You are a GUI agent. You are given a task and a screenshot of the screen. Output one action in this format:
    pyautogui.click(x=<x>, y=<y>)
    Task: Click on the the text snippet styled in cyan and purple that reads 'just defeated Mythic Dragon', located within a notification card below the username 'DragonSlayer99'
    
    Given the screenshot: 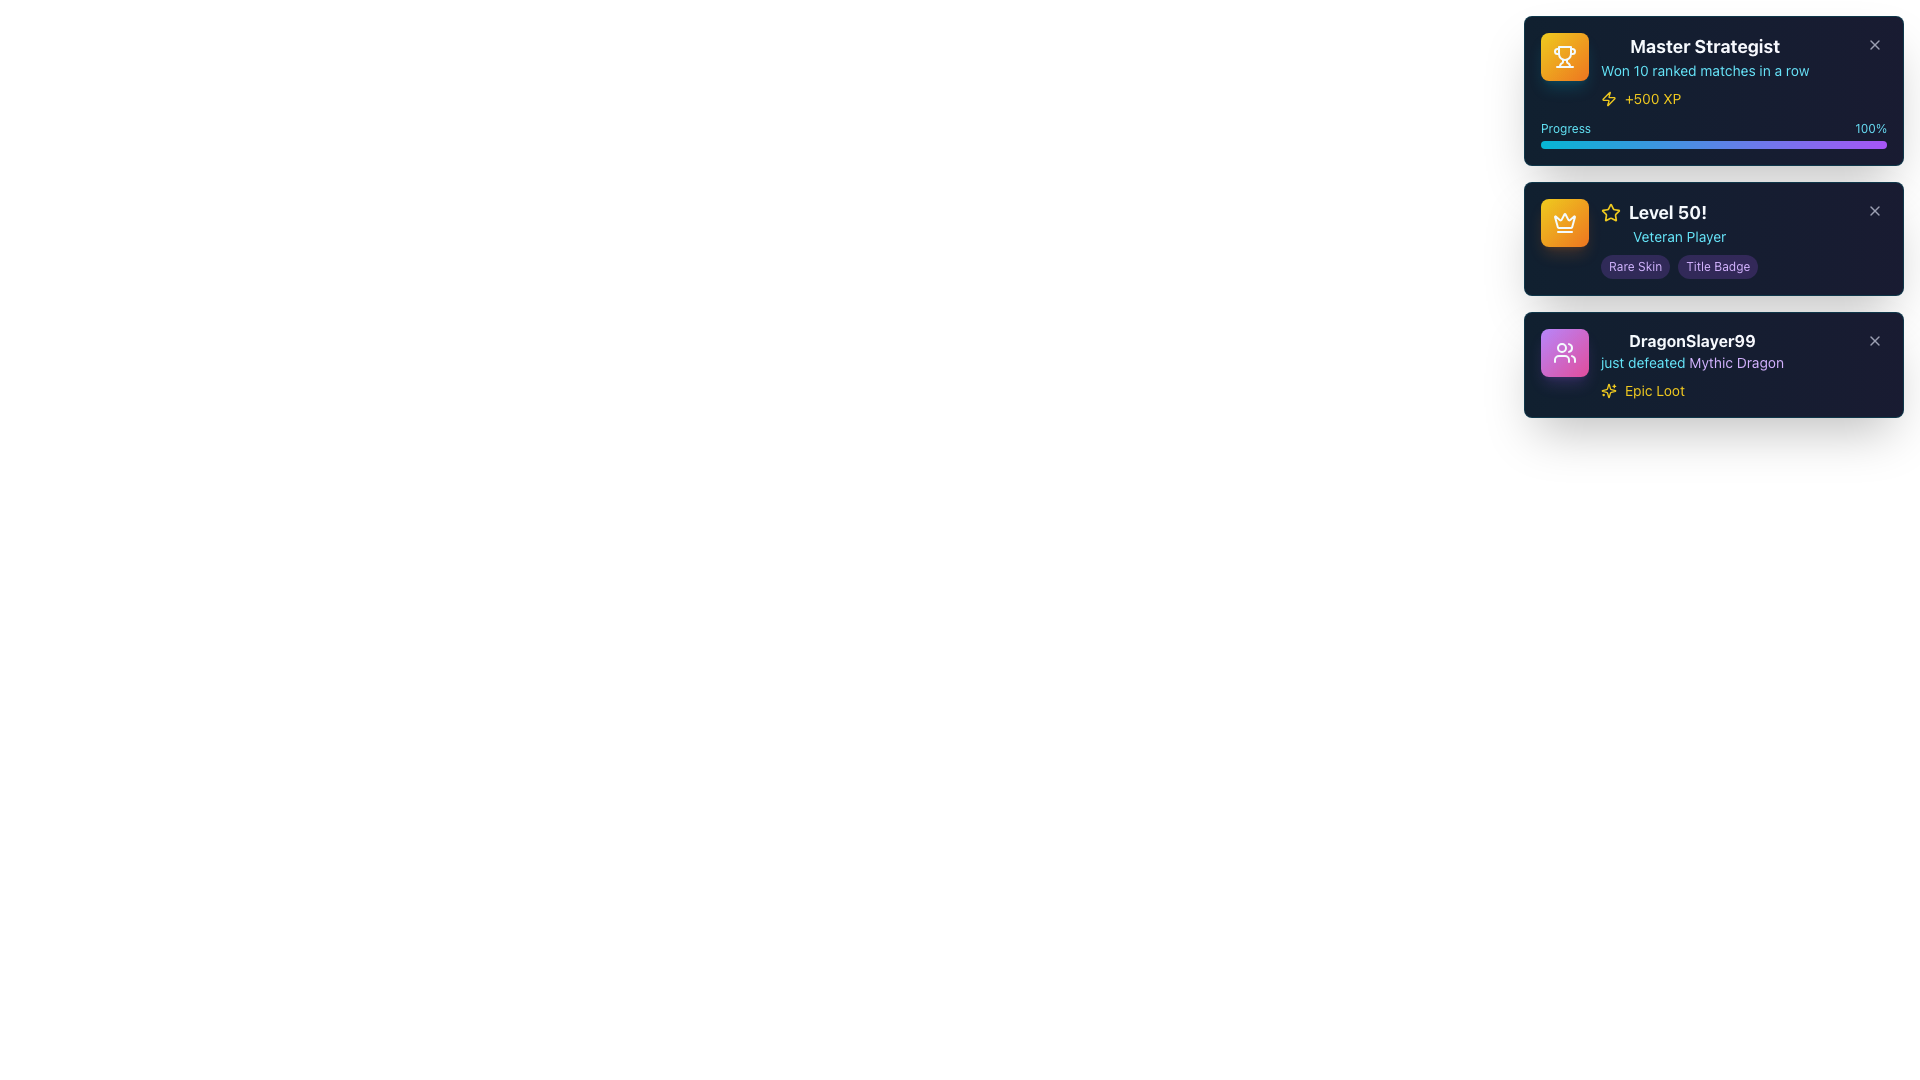 What is the action you would take?
    pyautogui.click(x=1691, y=362)
    